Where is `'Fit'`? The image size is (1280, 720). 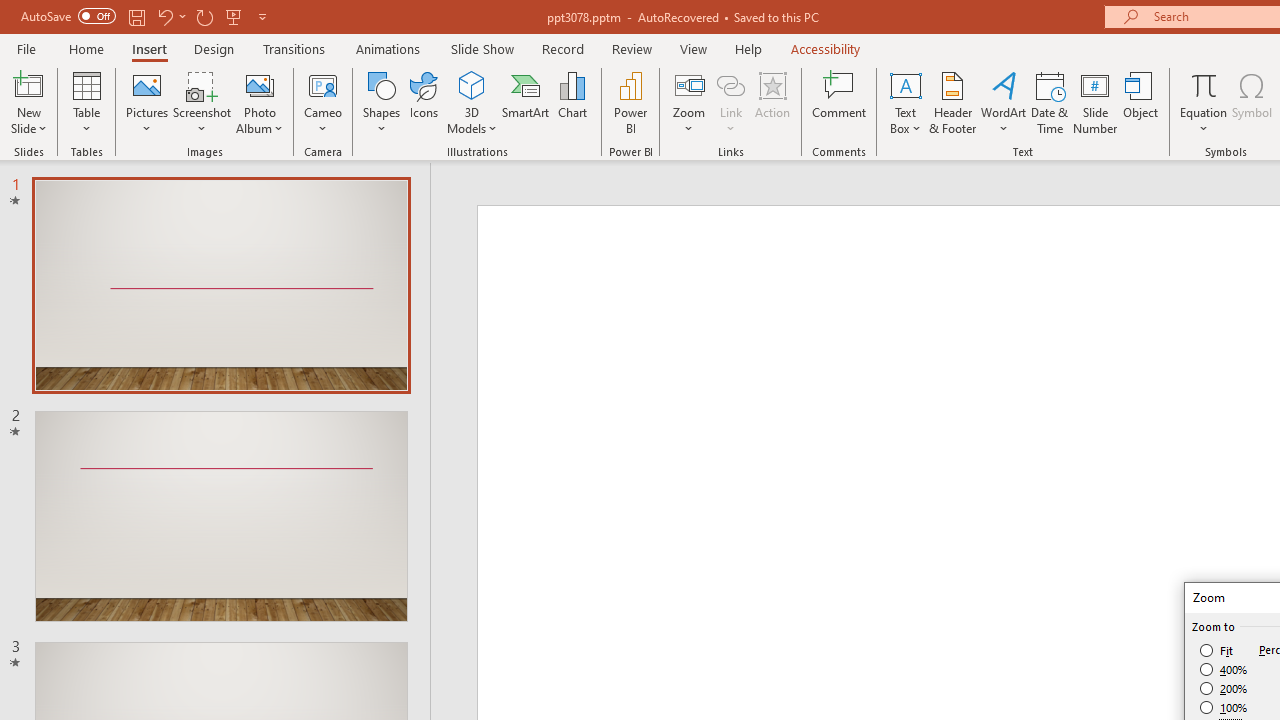
'Fit' is located at coordinates (1216, 650).